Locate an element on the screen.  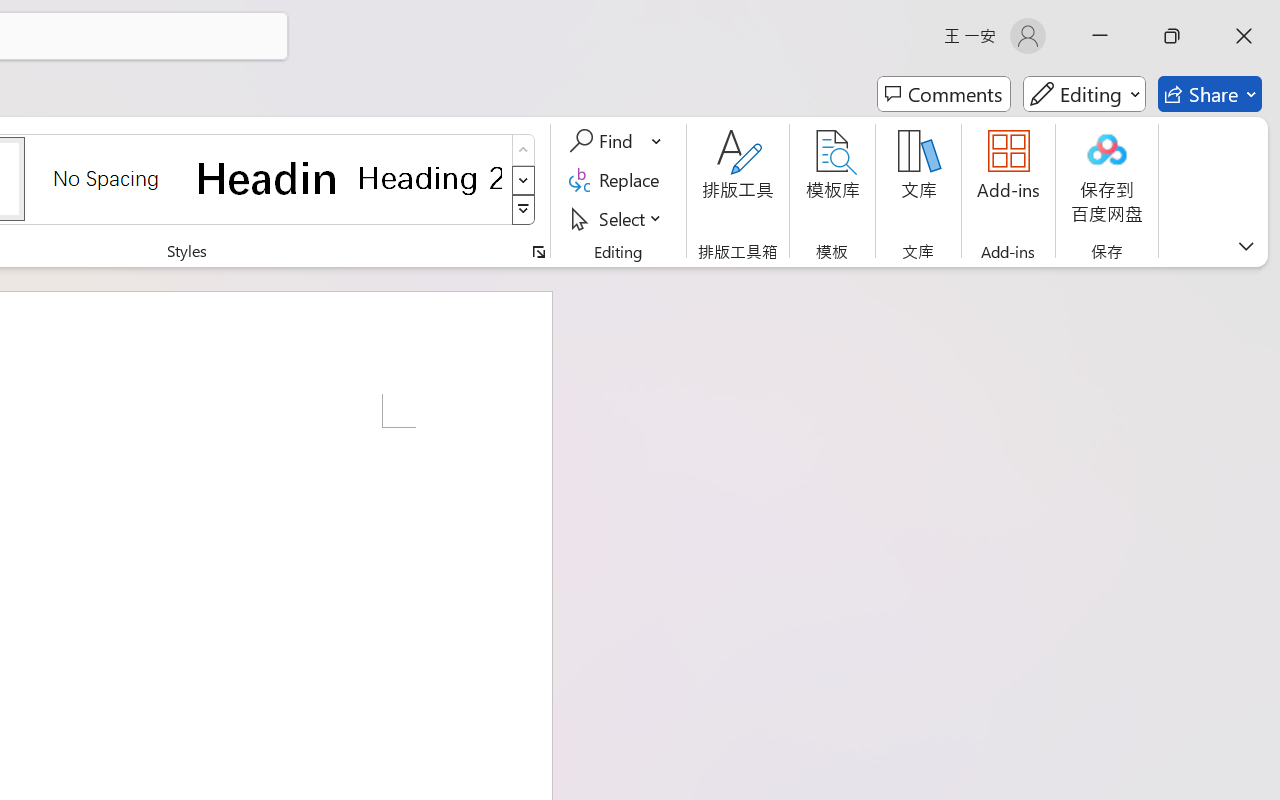
'Heading 2' is located at coordinates (429, 177).